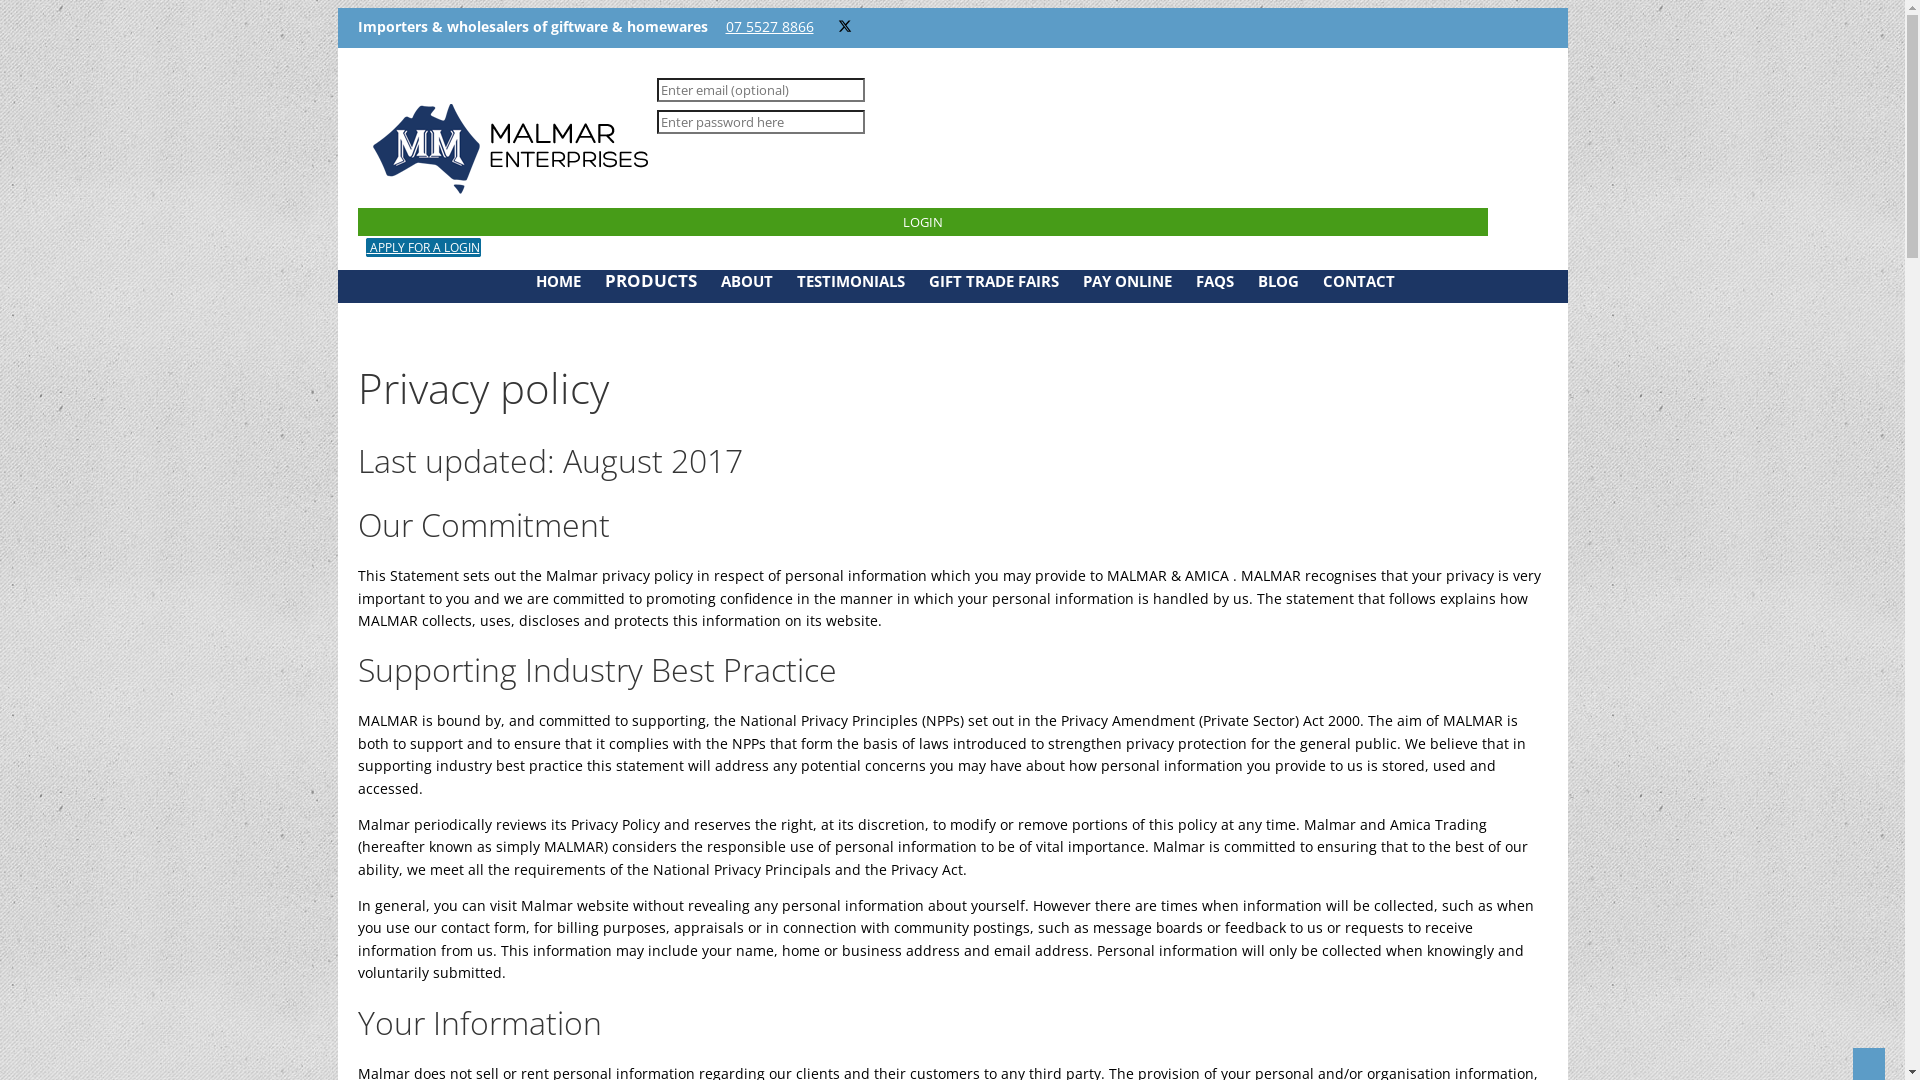 The image size is (1920, 1080). I want to click on 'Enter email to be able to retrieve cart later.', so click(758, 88).